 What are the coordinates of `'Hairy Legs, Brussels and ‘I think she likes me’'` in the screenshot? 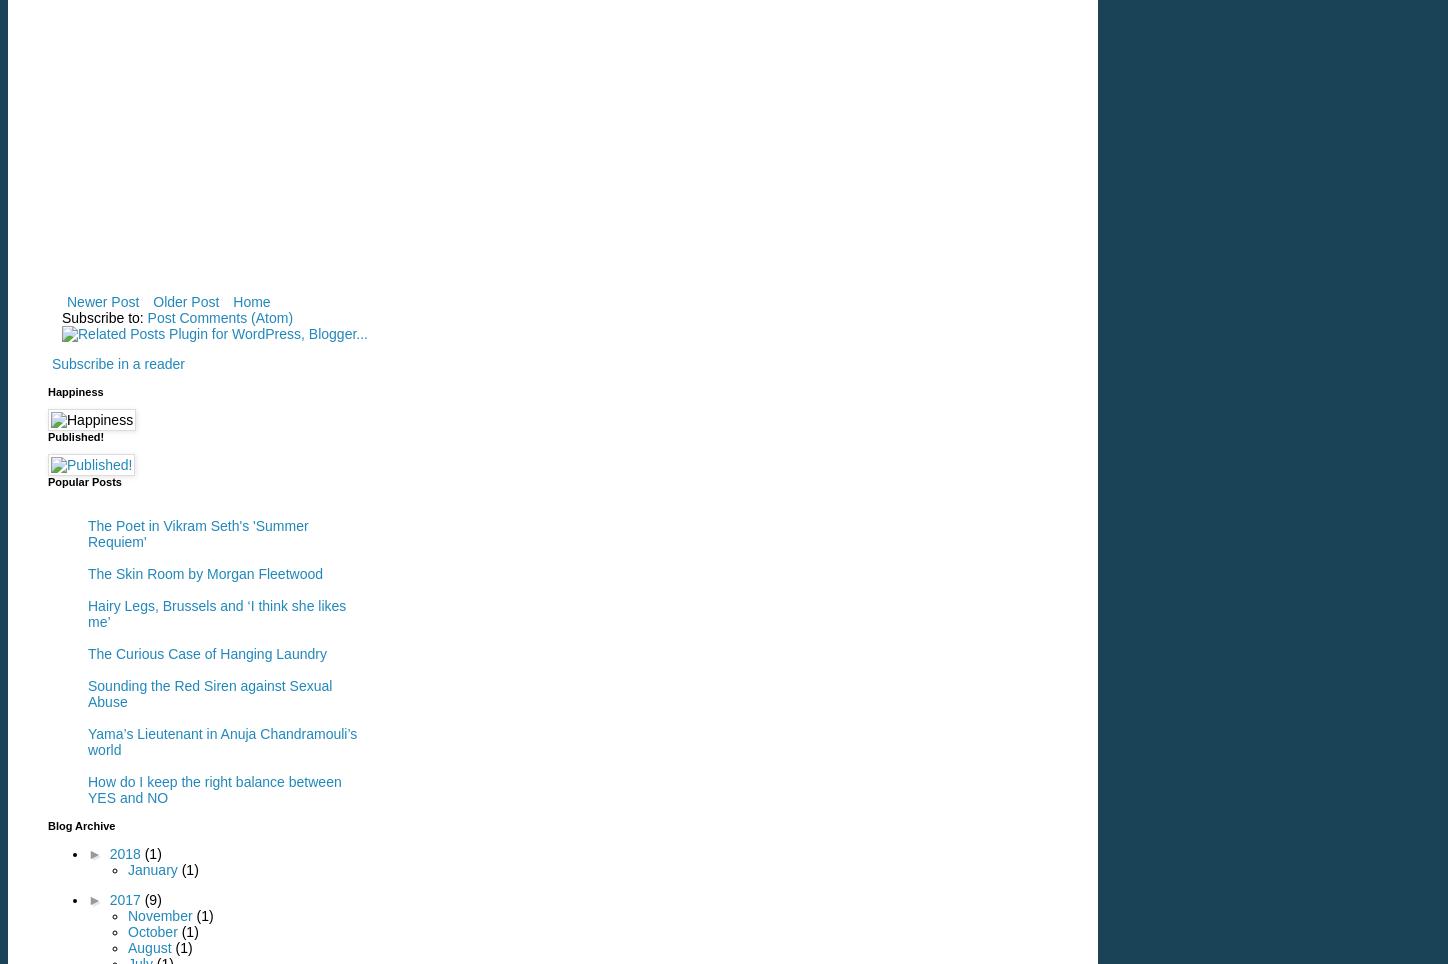 It's located at (217, 613).